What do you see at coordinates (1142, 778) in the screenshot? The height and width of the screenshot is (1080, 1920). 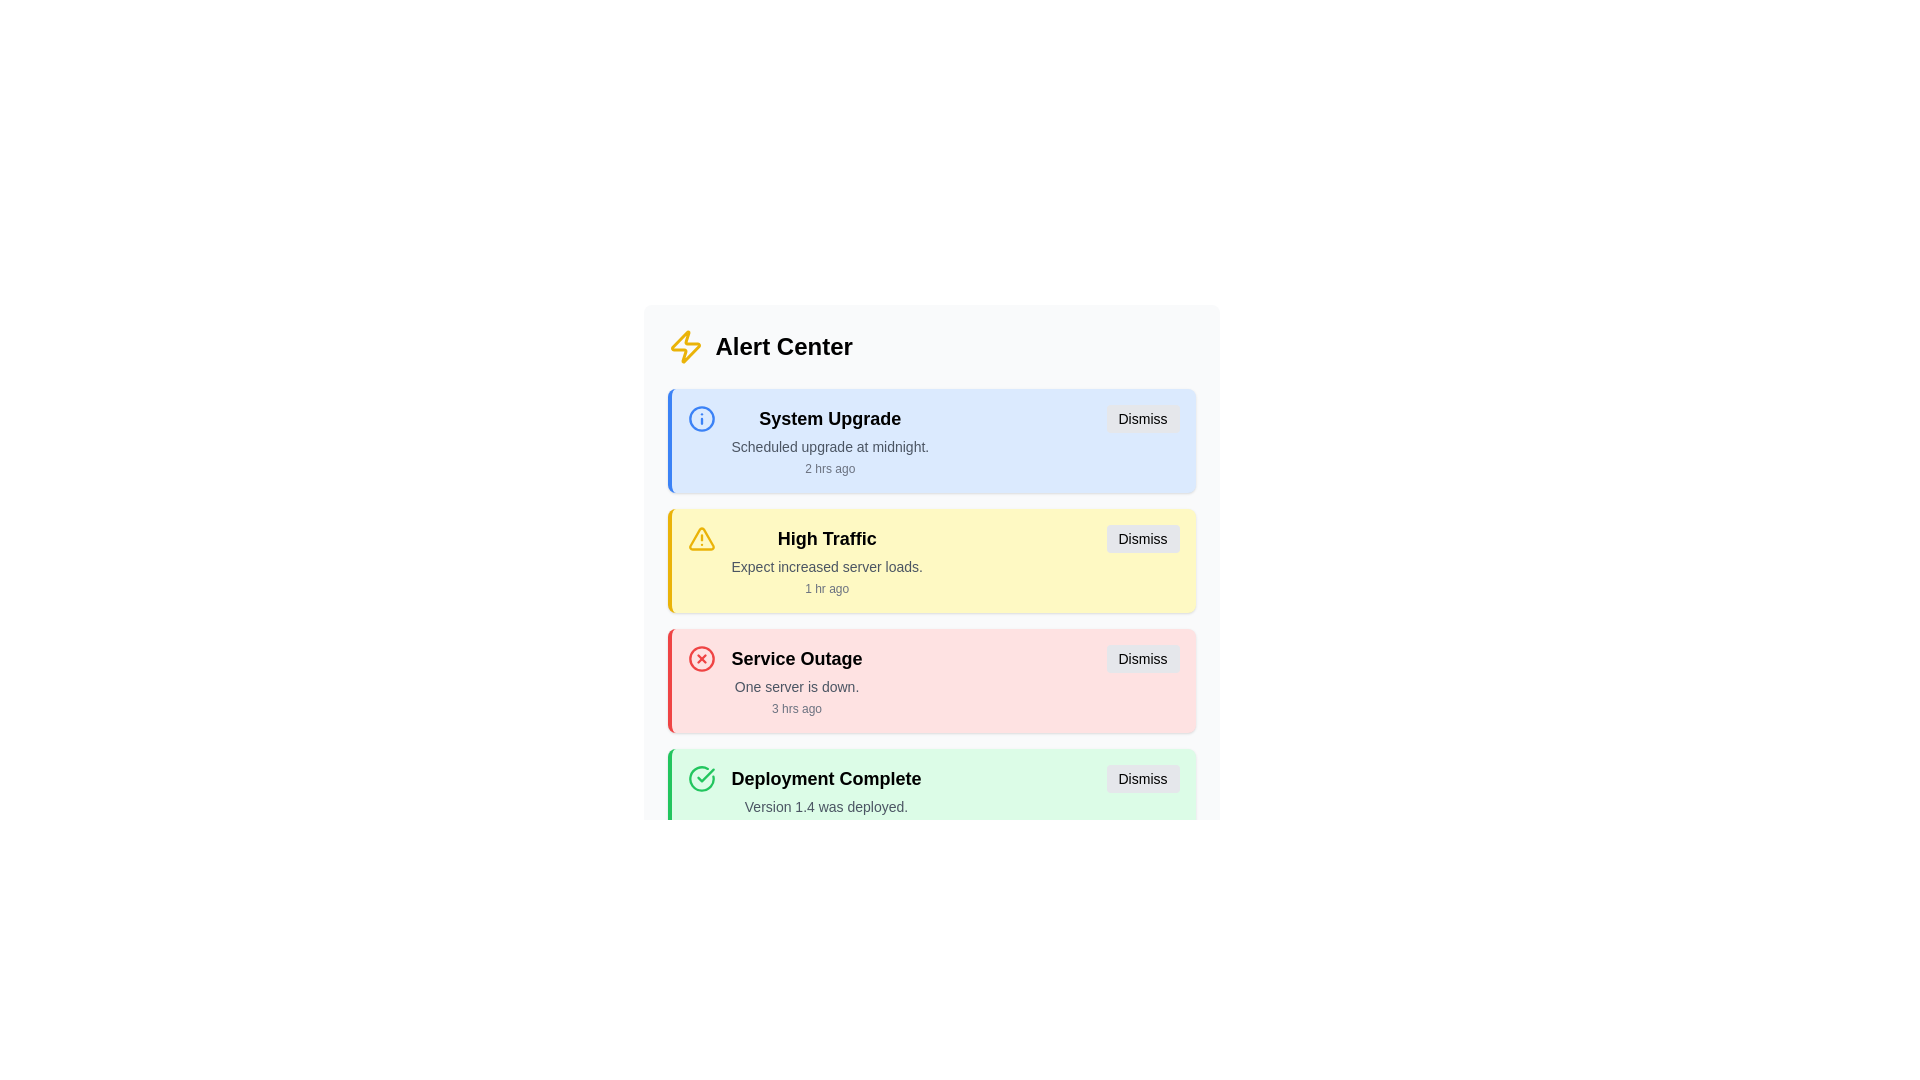 I see `the 'Dismiss' button located at the top-right corner of the 'Deployment Complete' notification panel` at bounding box center [1142, 778].